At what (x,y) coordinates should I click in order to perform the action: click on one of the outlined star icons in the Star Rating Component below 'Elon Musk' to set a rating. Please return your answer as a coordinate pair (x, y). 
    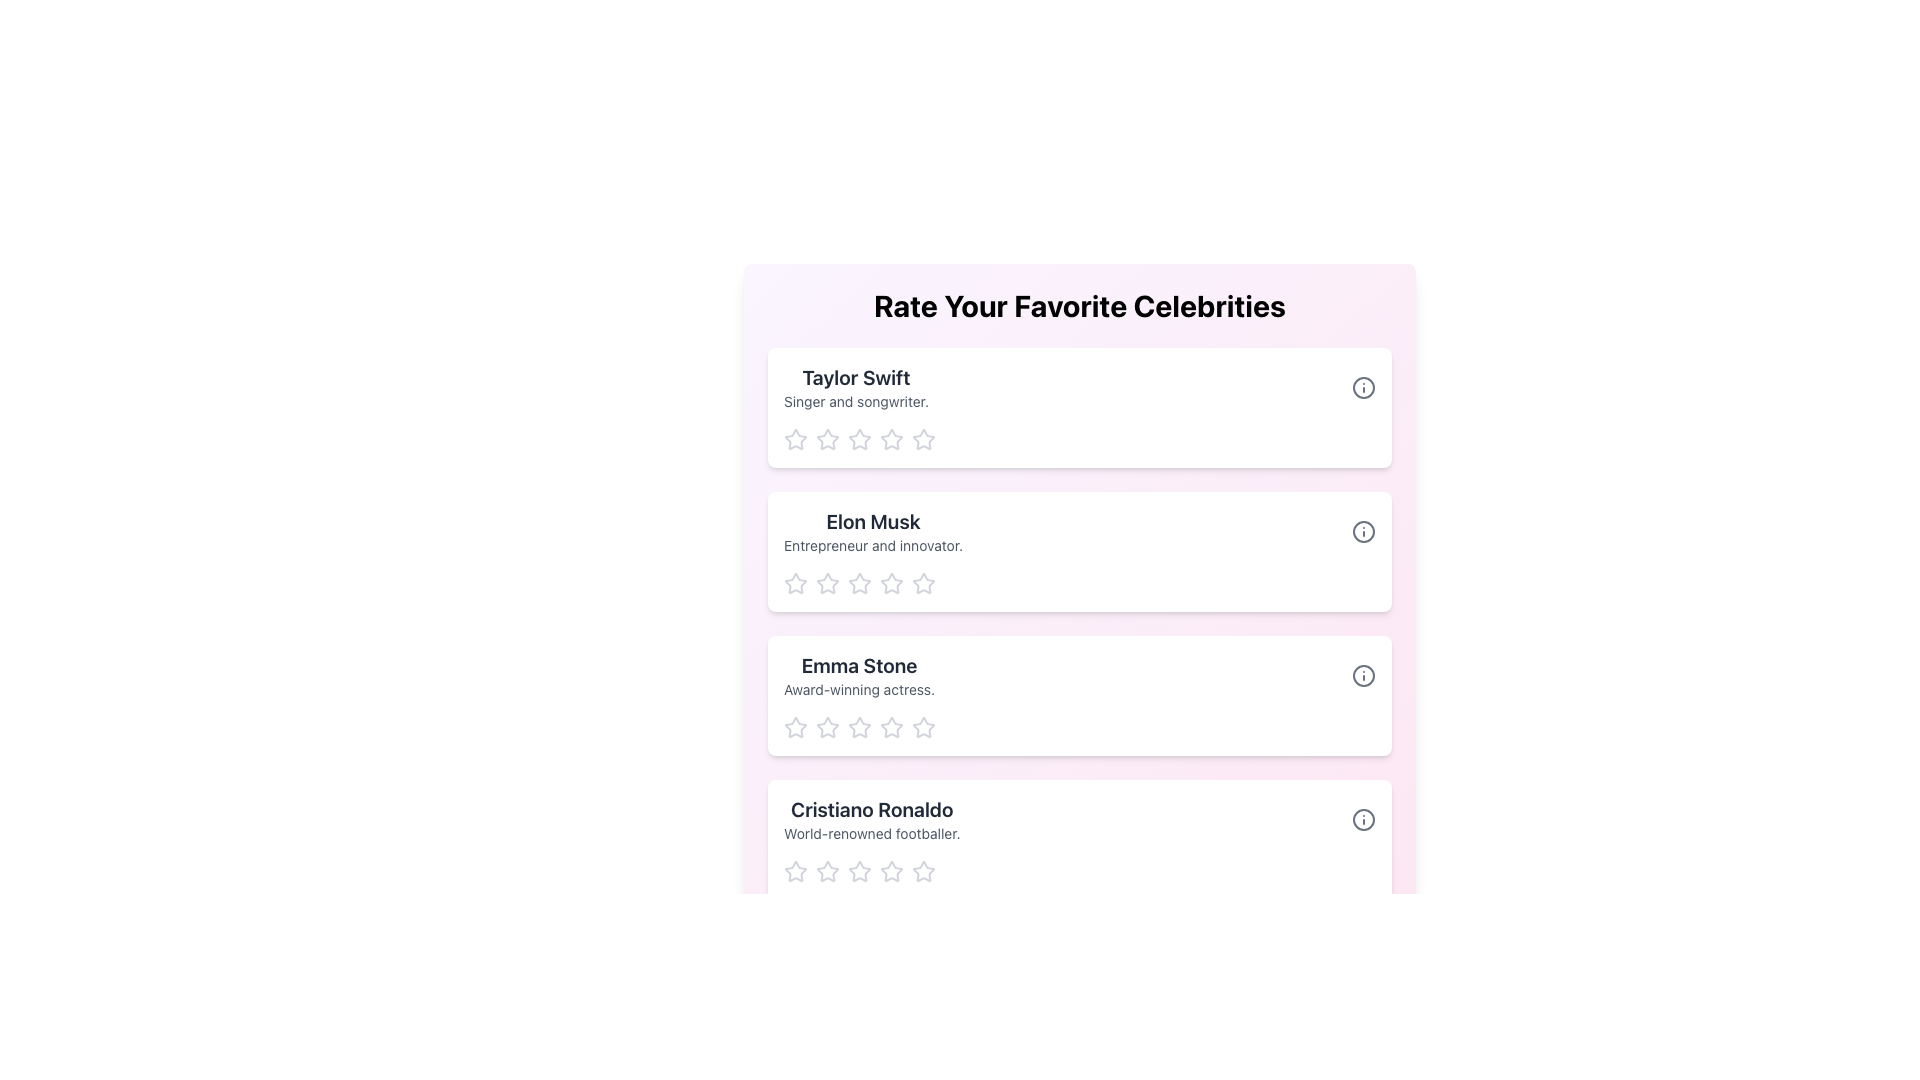
    Looking at the image, I should click on (1079, 575).